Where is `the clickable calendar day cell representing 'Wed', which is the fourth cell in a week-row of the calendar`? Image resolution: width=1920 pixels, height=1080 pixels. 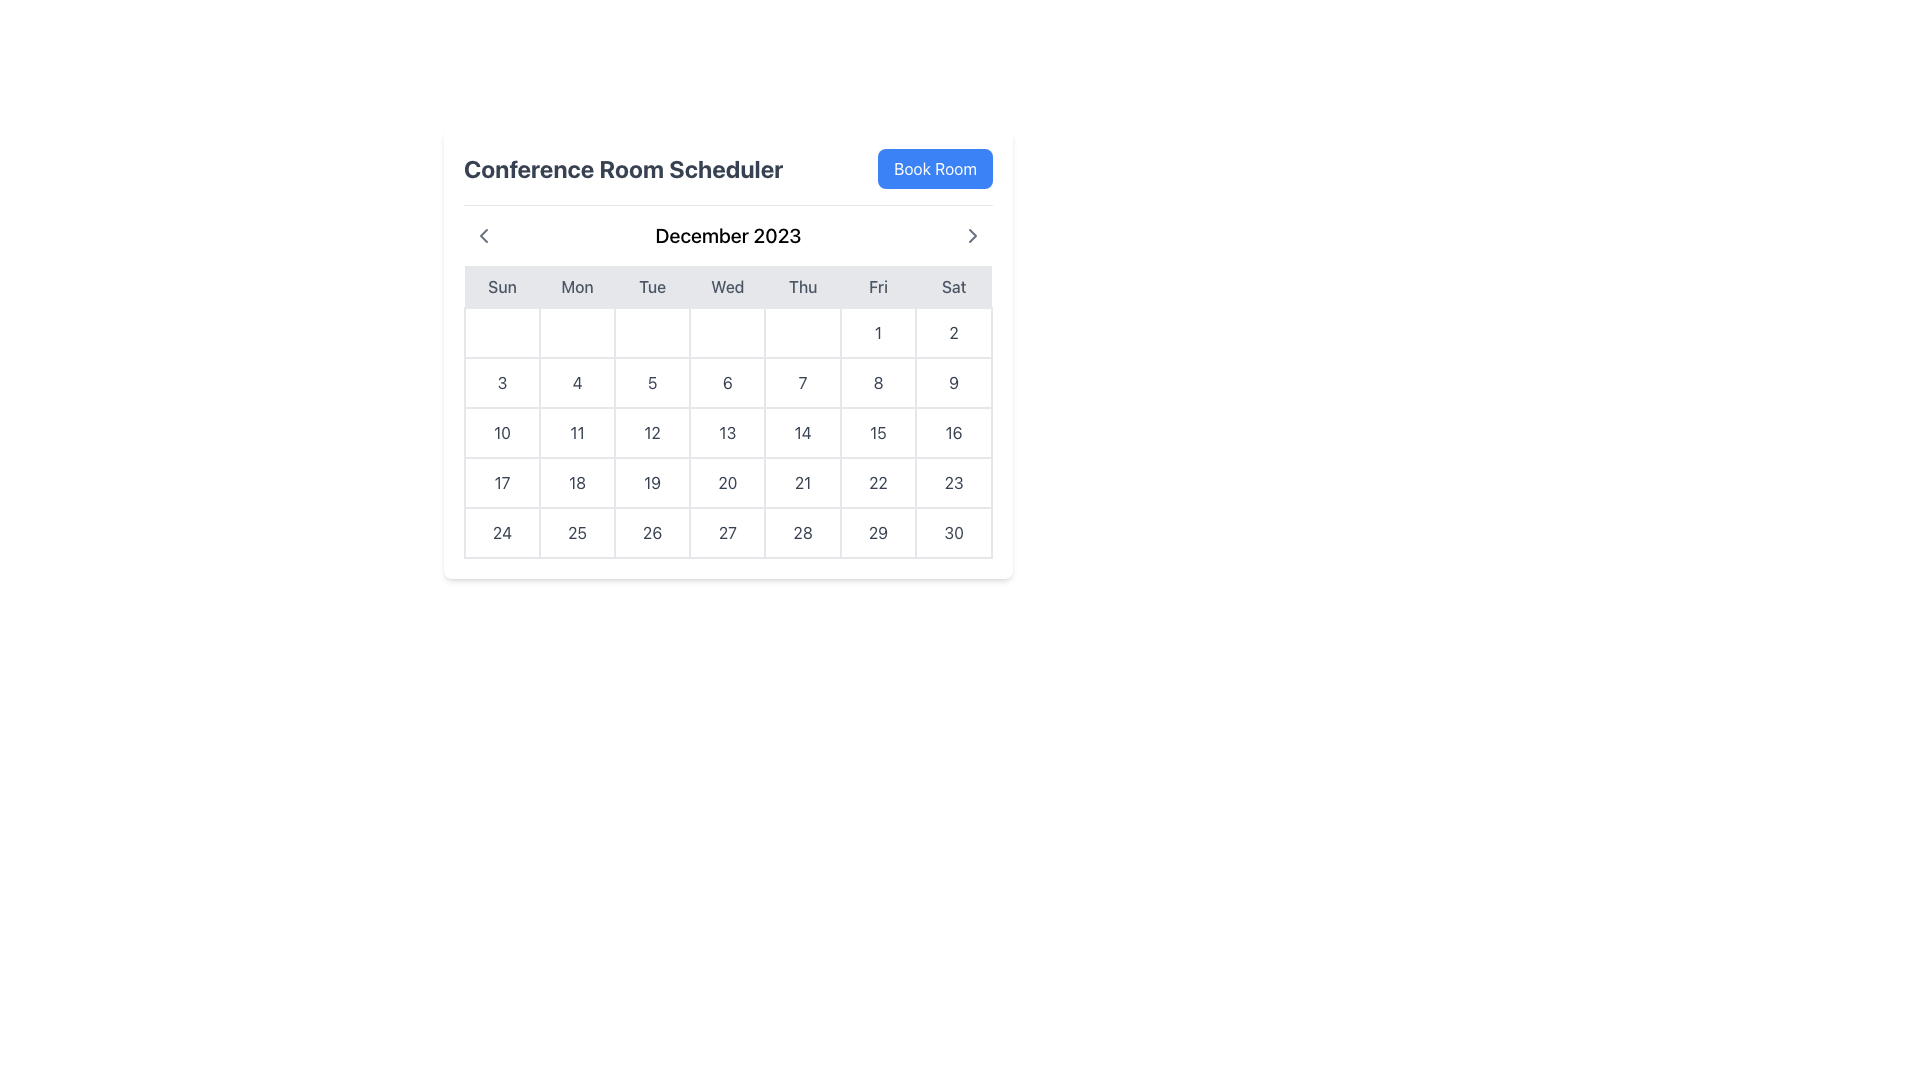
the clickable calendar day cell representing 'Wed', which is the fourth cell in a week-row of the calendar is located at coordinates (726, 331).